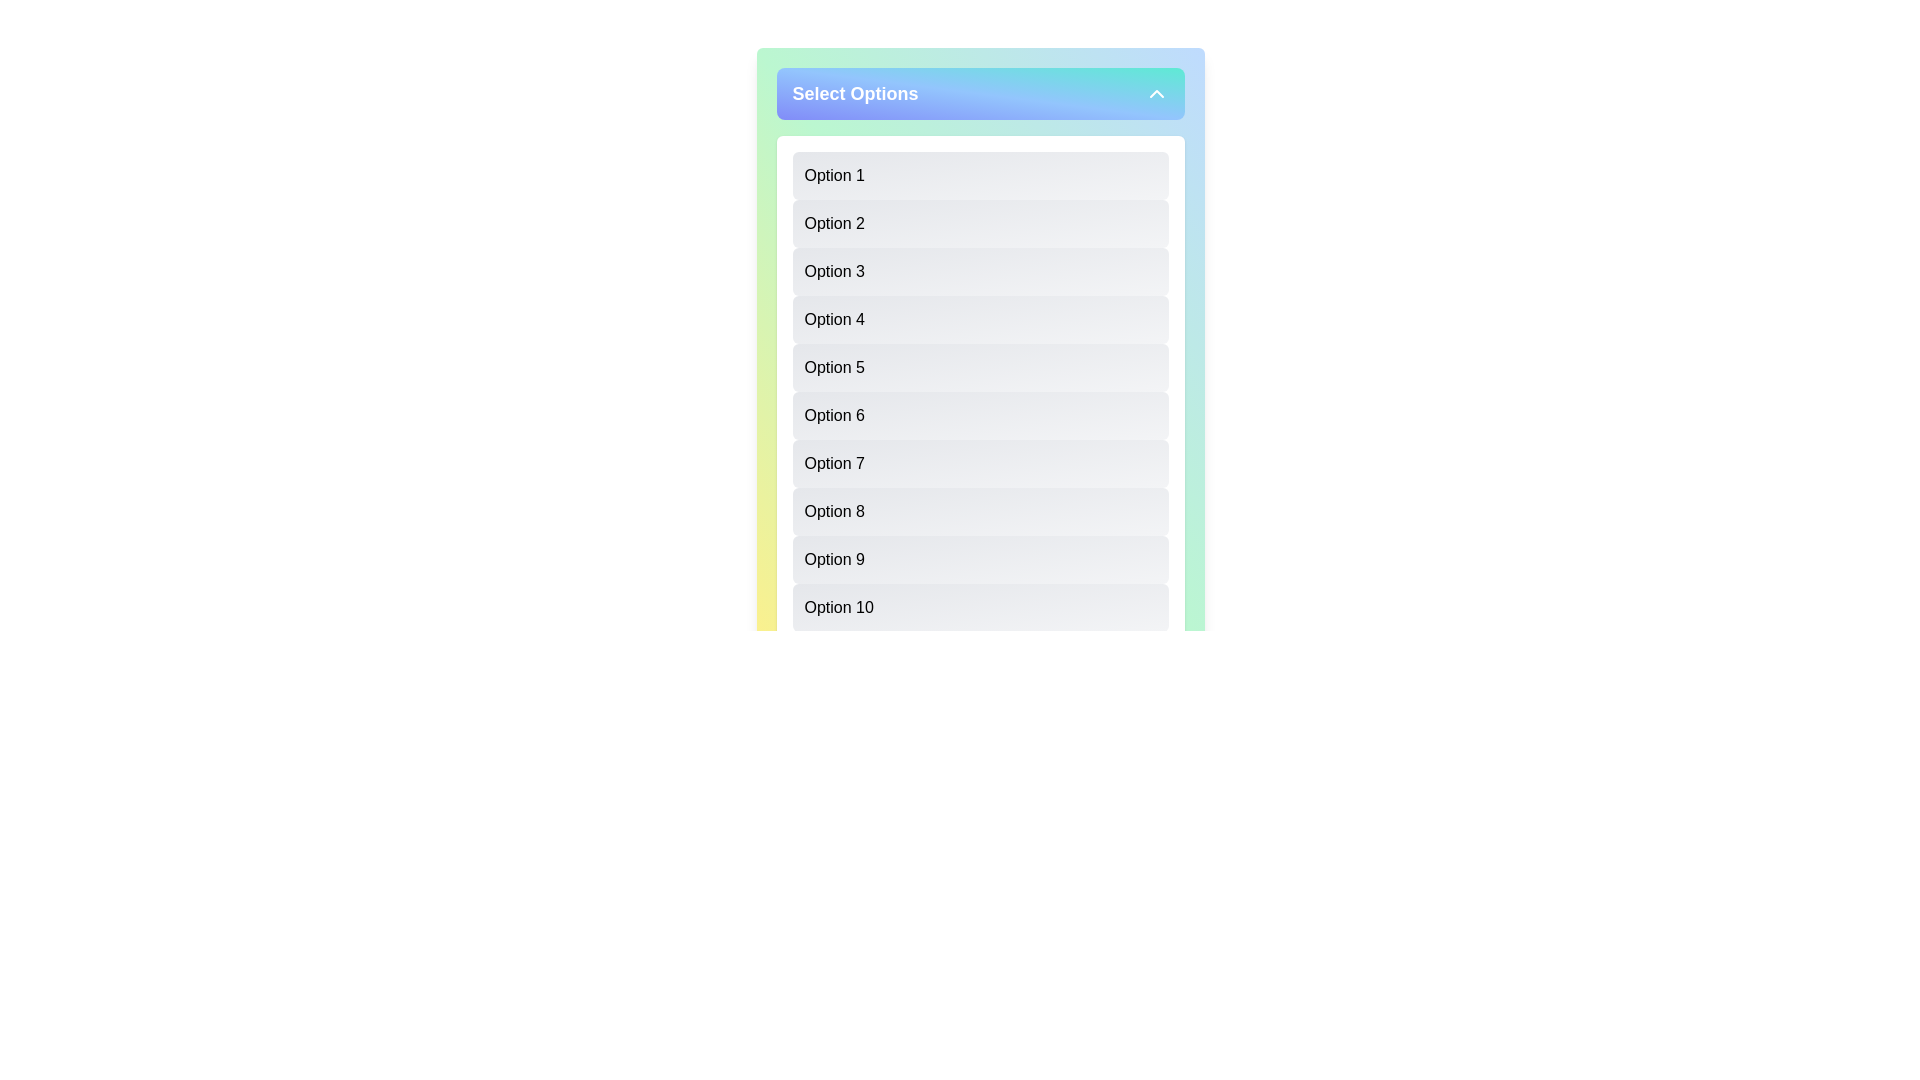  I want to click on the 'Option 8' label, which is displayed in bold text within a grayish background, so click(834, 511).